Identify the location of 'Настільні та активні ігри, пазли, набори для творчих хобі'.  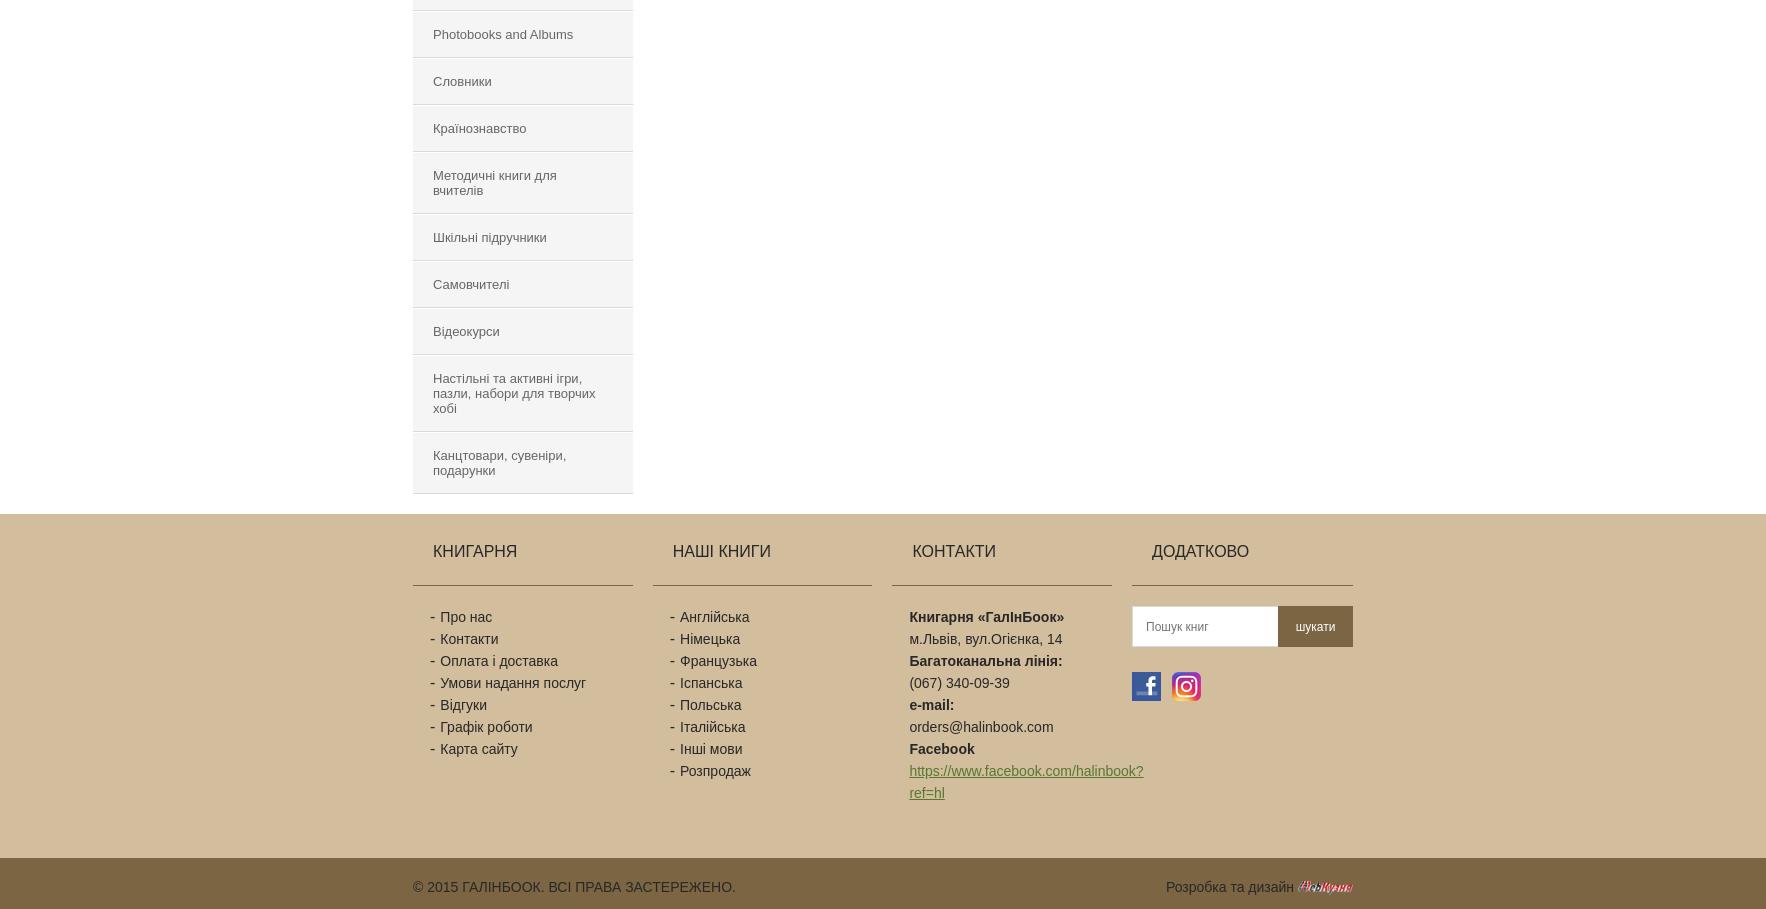
(514, 393).